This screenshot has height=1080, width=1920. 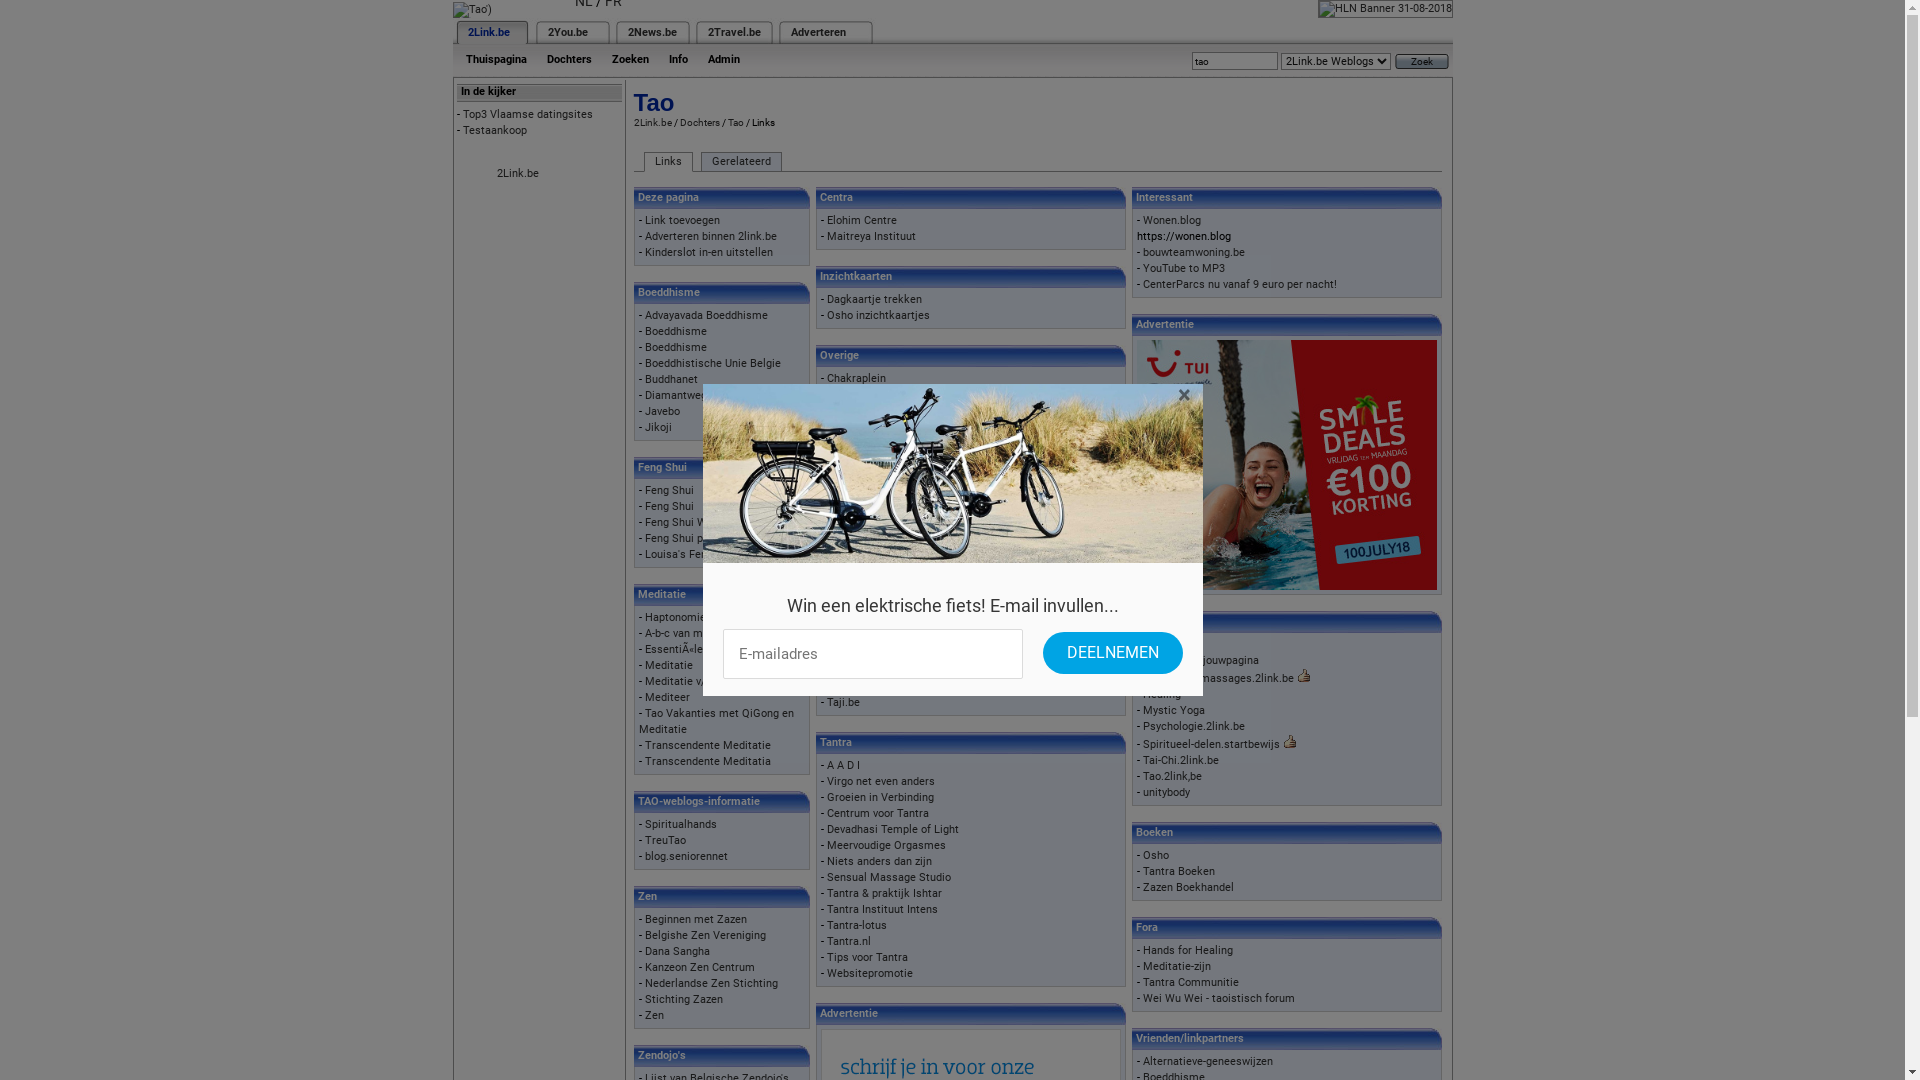 I want to click on '2News.be', so click(x=627, y=32).